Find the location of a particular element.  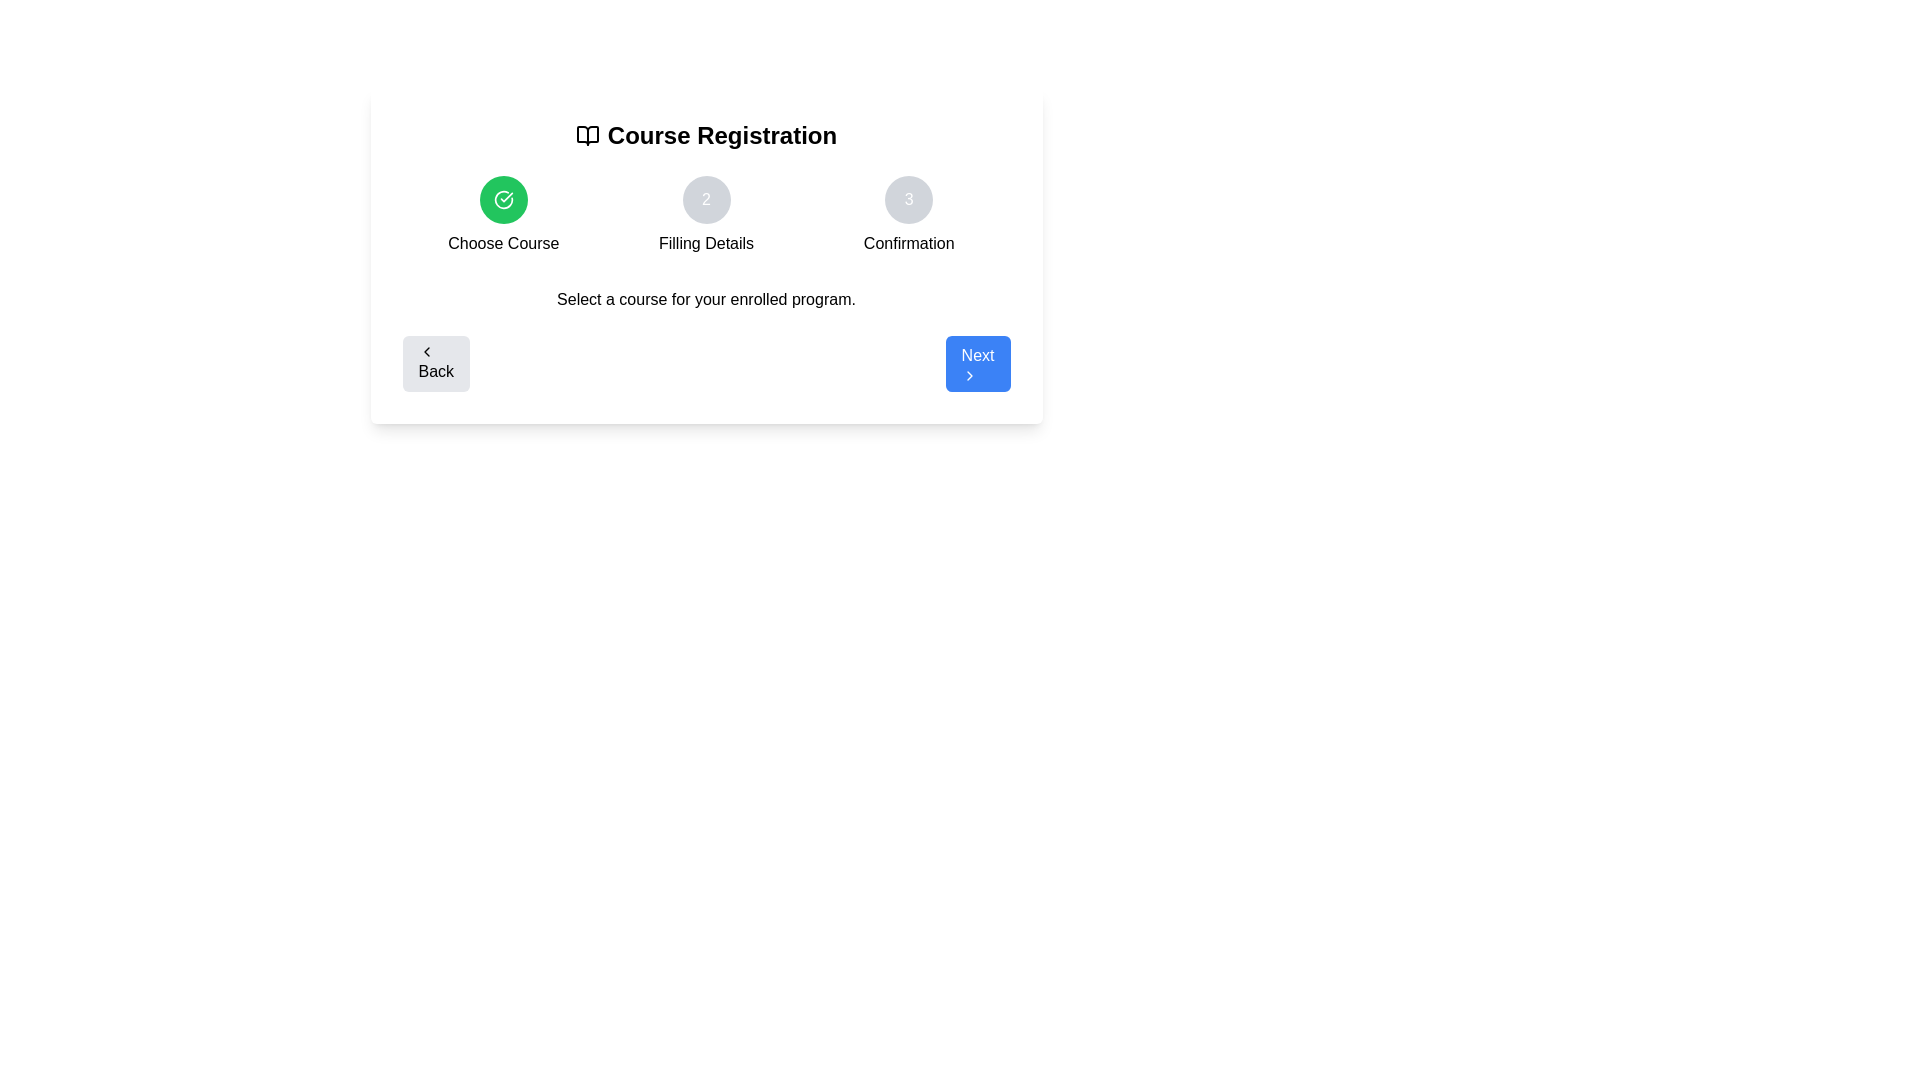

the Step indicator labeled '3' which is a circular area with a gray background located above the text label 'Confirmation'. This element is the last in a sequence of three labeled circles in the header section is located at coordinates (908, 216).